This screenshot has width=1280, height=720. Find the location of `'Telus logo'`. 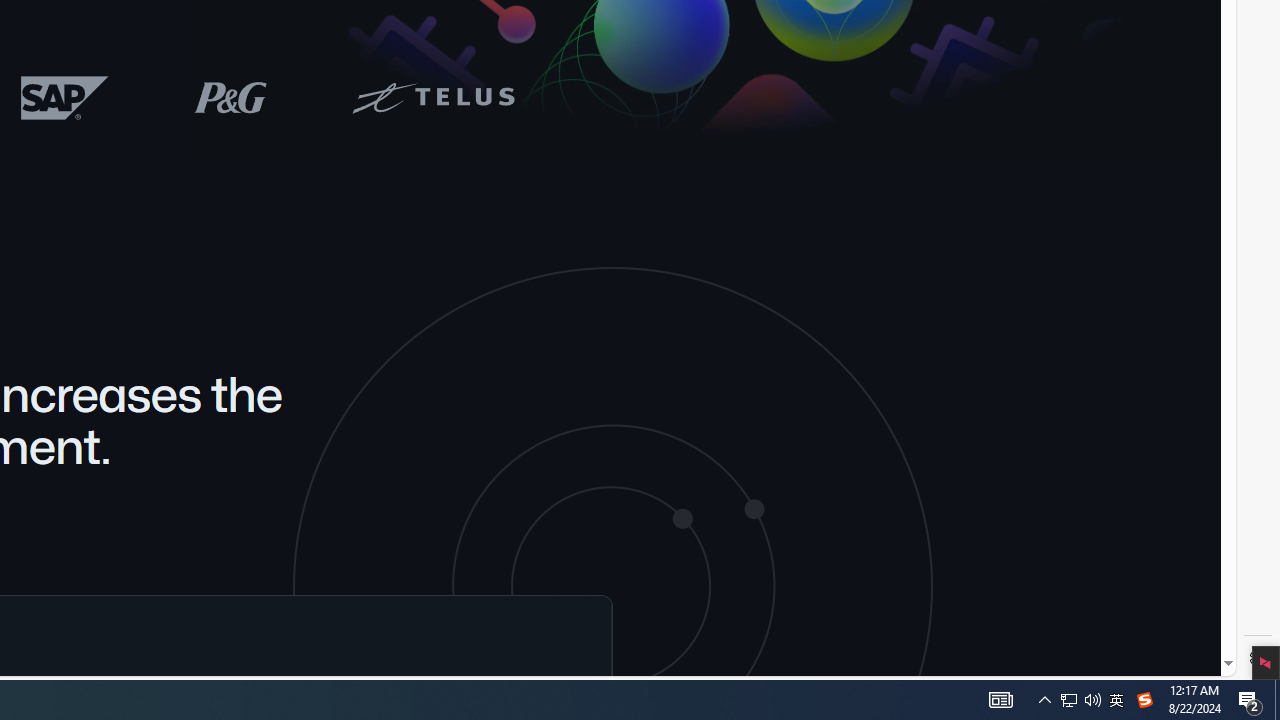

'Telus logo' is located at coordinates (431, 97).